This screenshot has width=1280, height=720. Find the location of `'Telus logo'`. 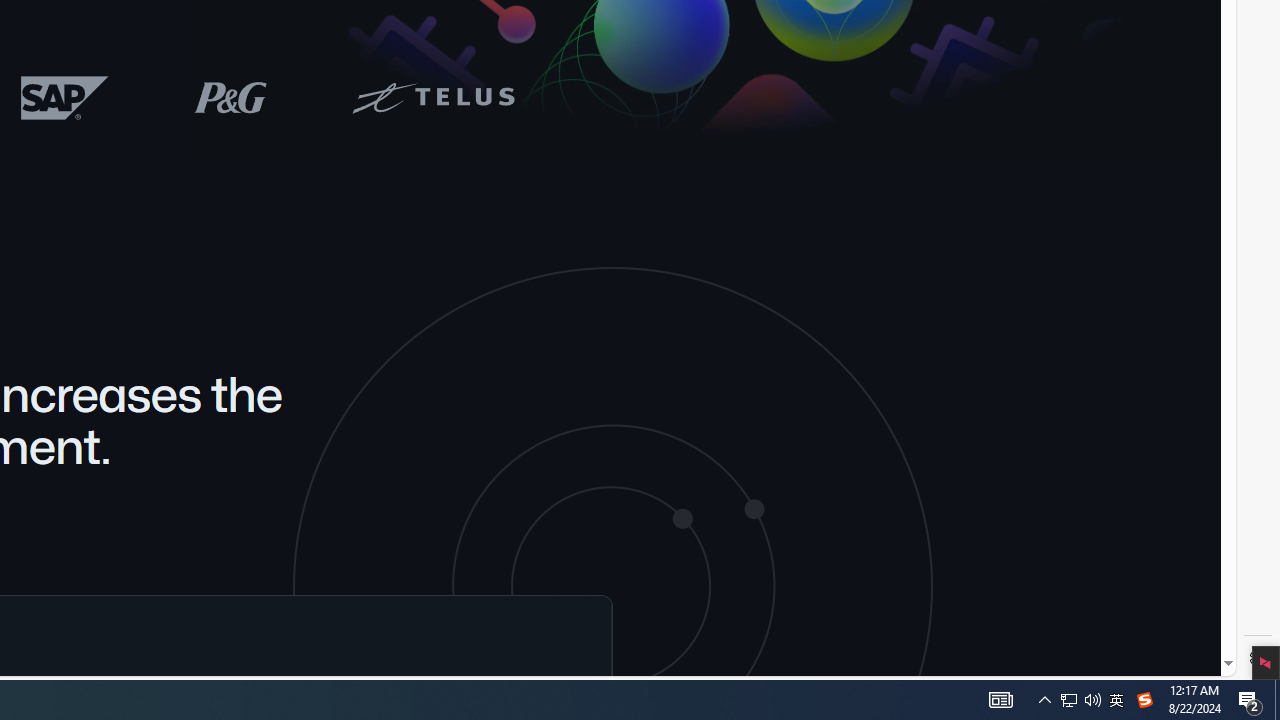

'Telus logo' is located at coordinates (431, 97).